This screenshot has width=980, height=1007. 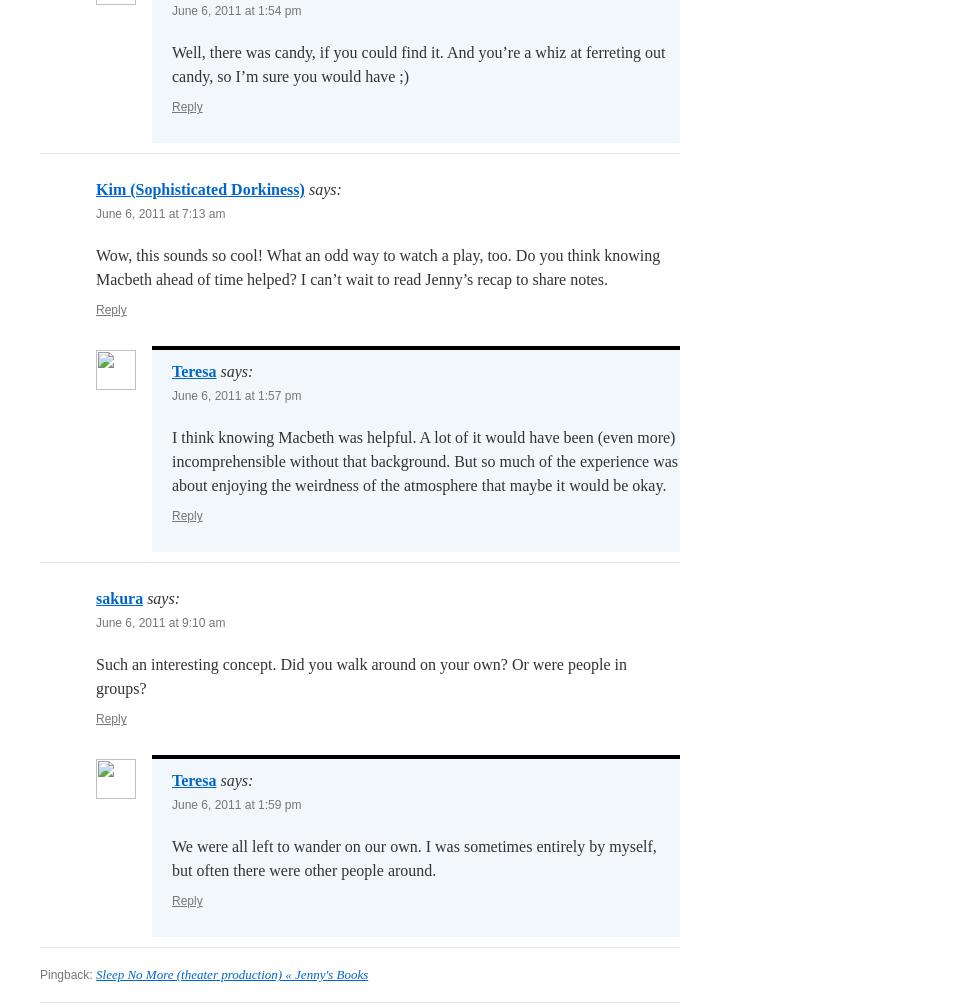 I want to click on 'Well, there was candy, if you could find it. And you’re a whiz at ferreting out candy, so I’m sure you would have ;)', so click(x=171, y=64).